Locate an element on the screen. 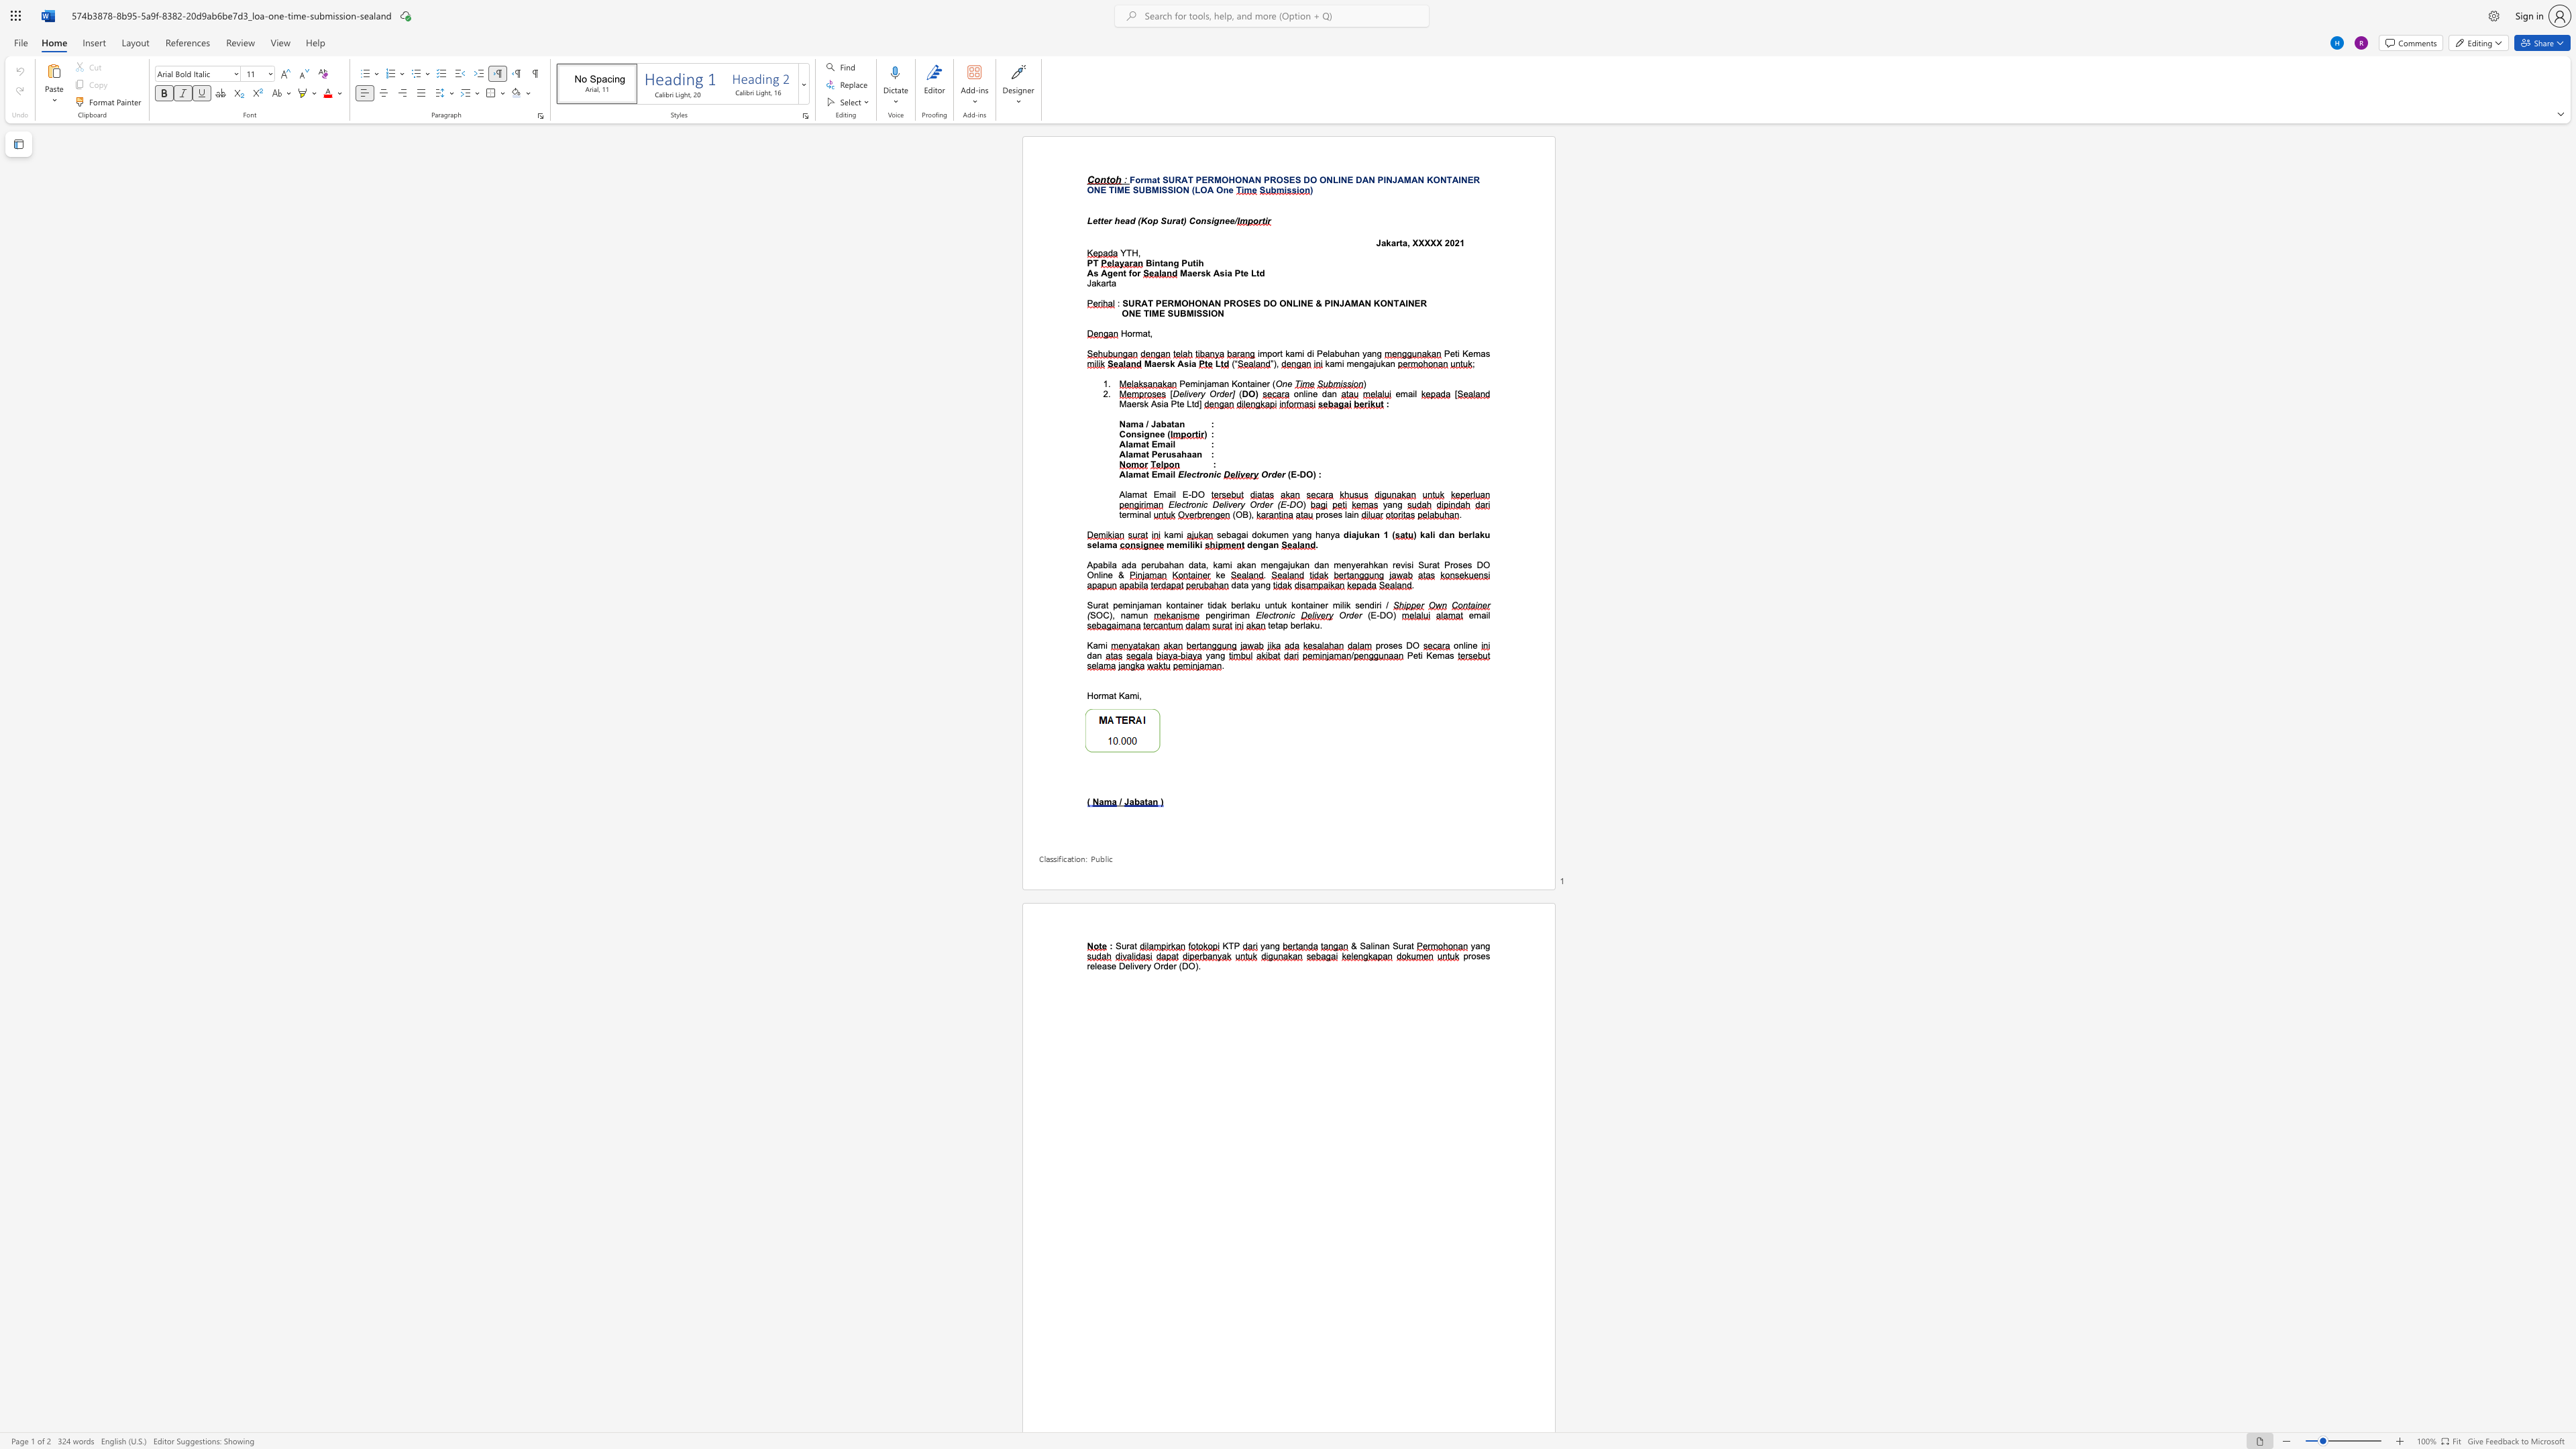 Image resolution: width=2576 pixels, height=1449 pixels. the subset text "NE" within the text "ONE TIME SUBMISSION" is located at coordinates (1128, 313).